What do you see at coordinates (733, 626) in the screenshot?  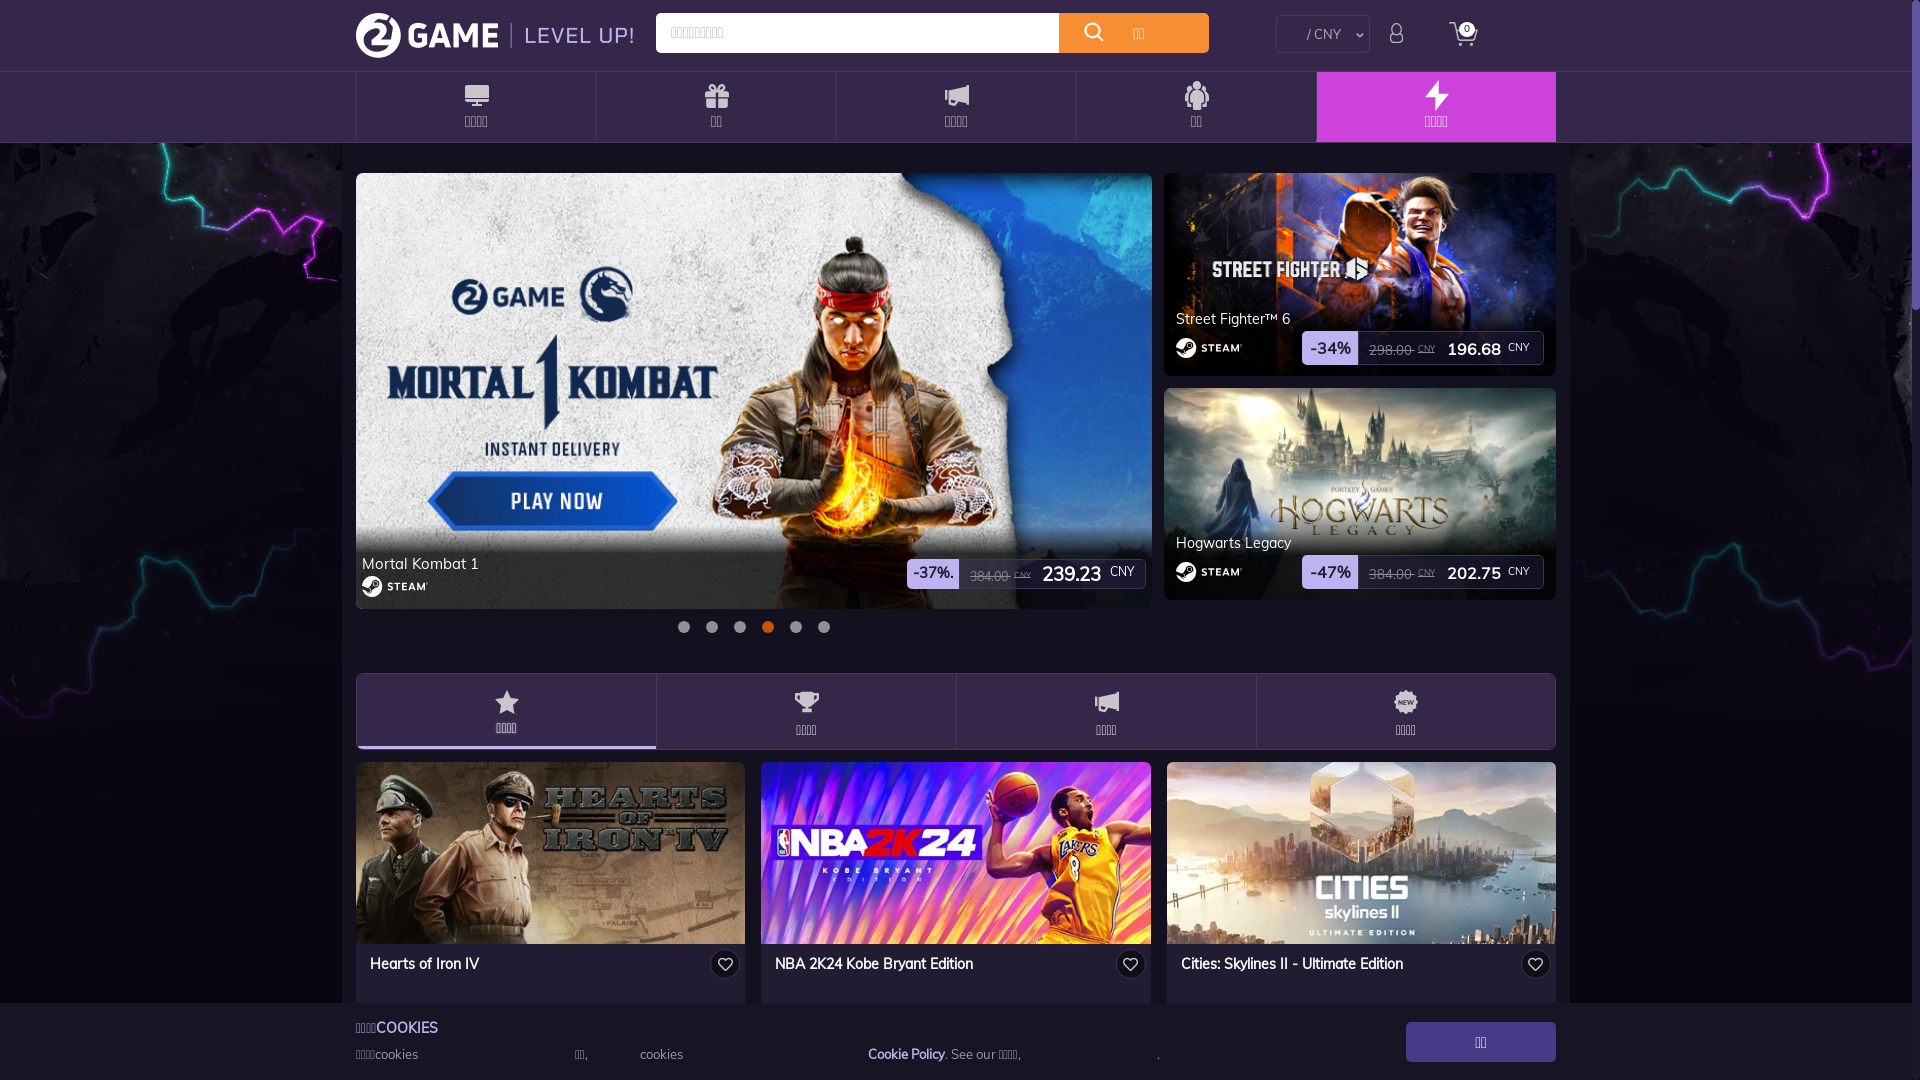 I see `'2'` at bounding box center [733, 626].